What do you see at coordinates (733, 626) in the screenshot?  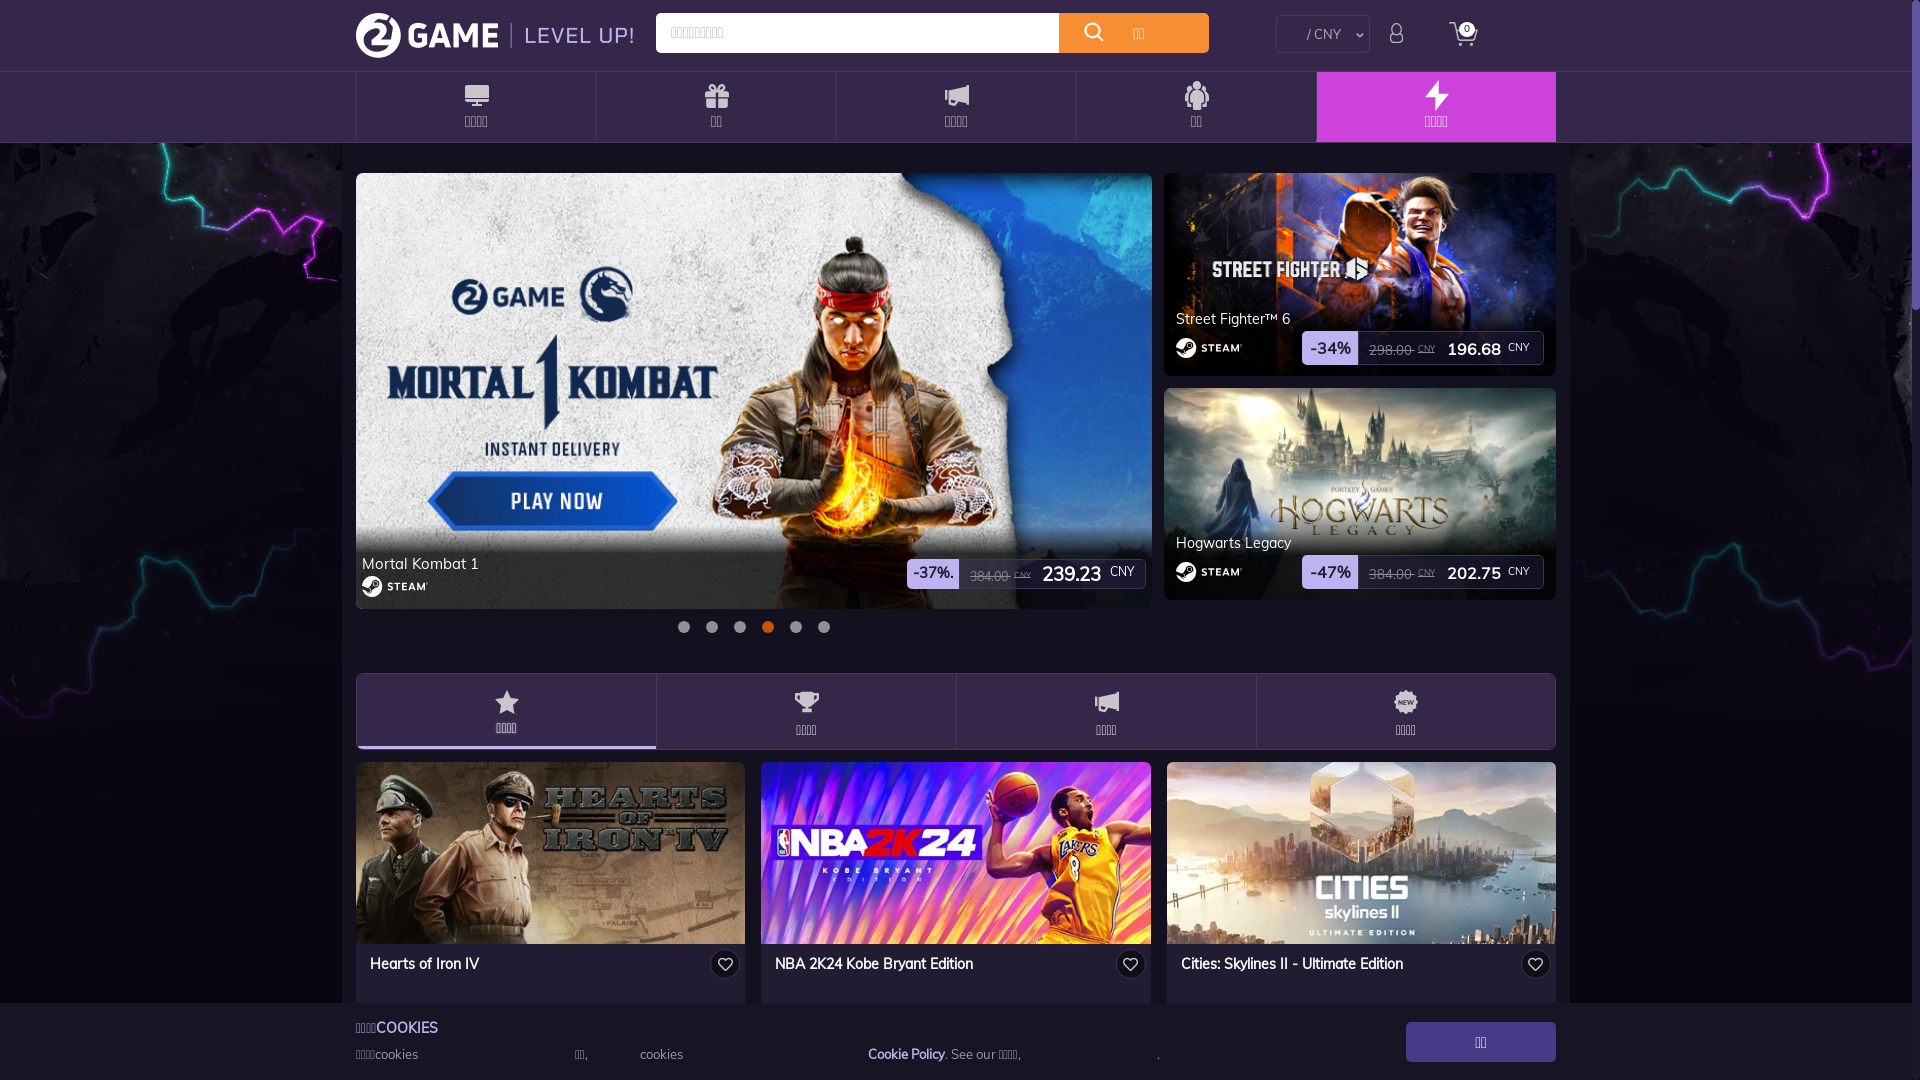 I see `'2'` at bounding box center [733, 626].